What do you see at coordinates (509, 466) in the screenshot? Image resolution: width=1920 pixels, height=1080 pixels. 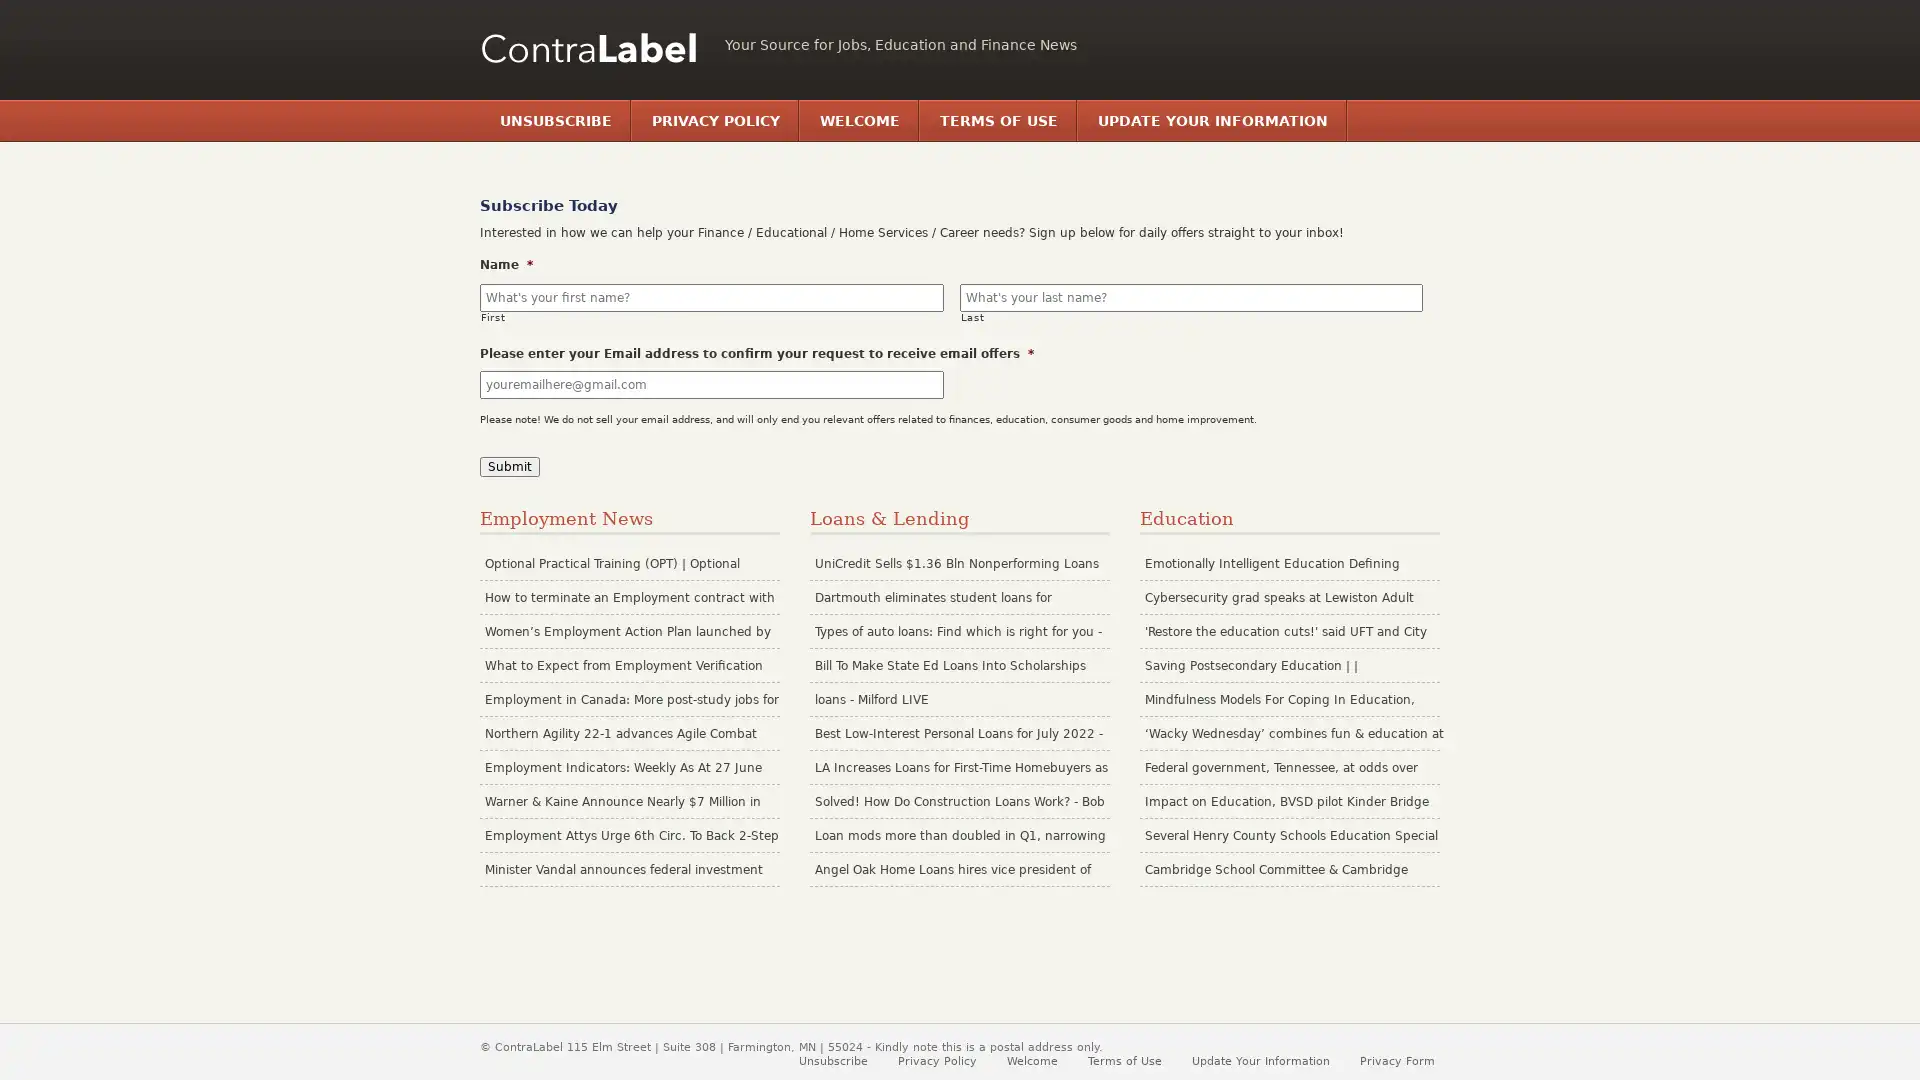 I see `Submit` at bounding box center [509, 466].